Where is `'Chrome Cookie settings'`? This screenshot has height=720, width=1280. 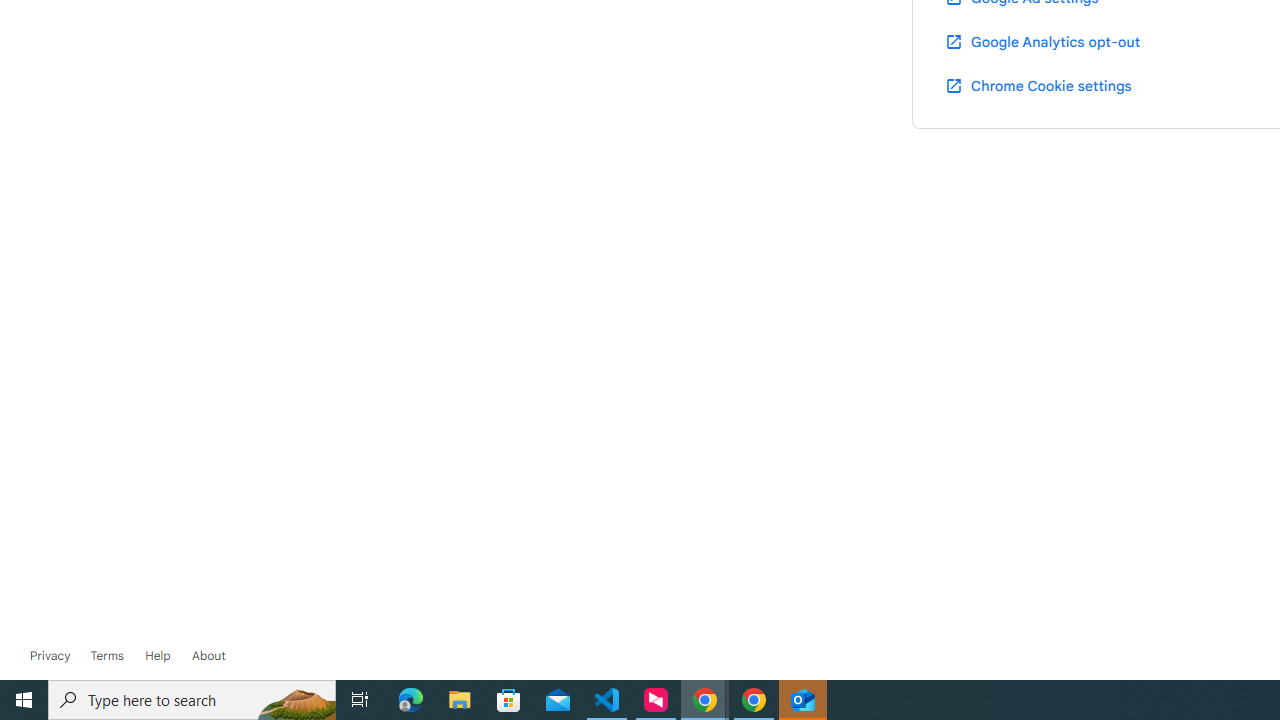
'Chrome Cookie settings' is located at coordinates (1038, 84).